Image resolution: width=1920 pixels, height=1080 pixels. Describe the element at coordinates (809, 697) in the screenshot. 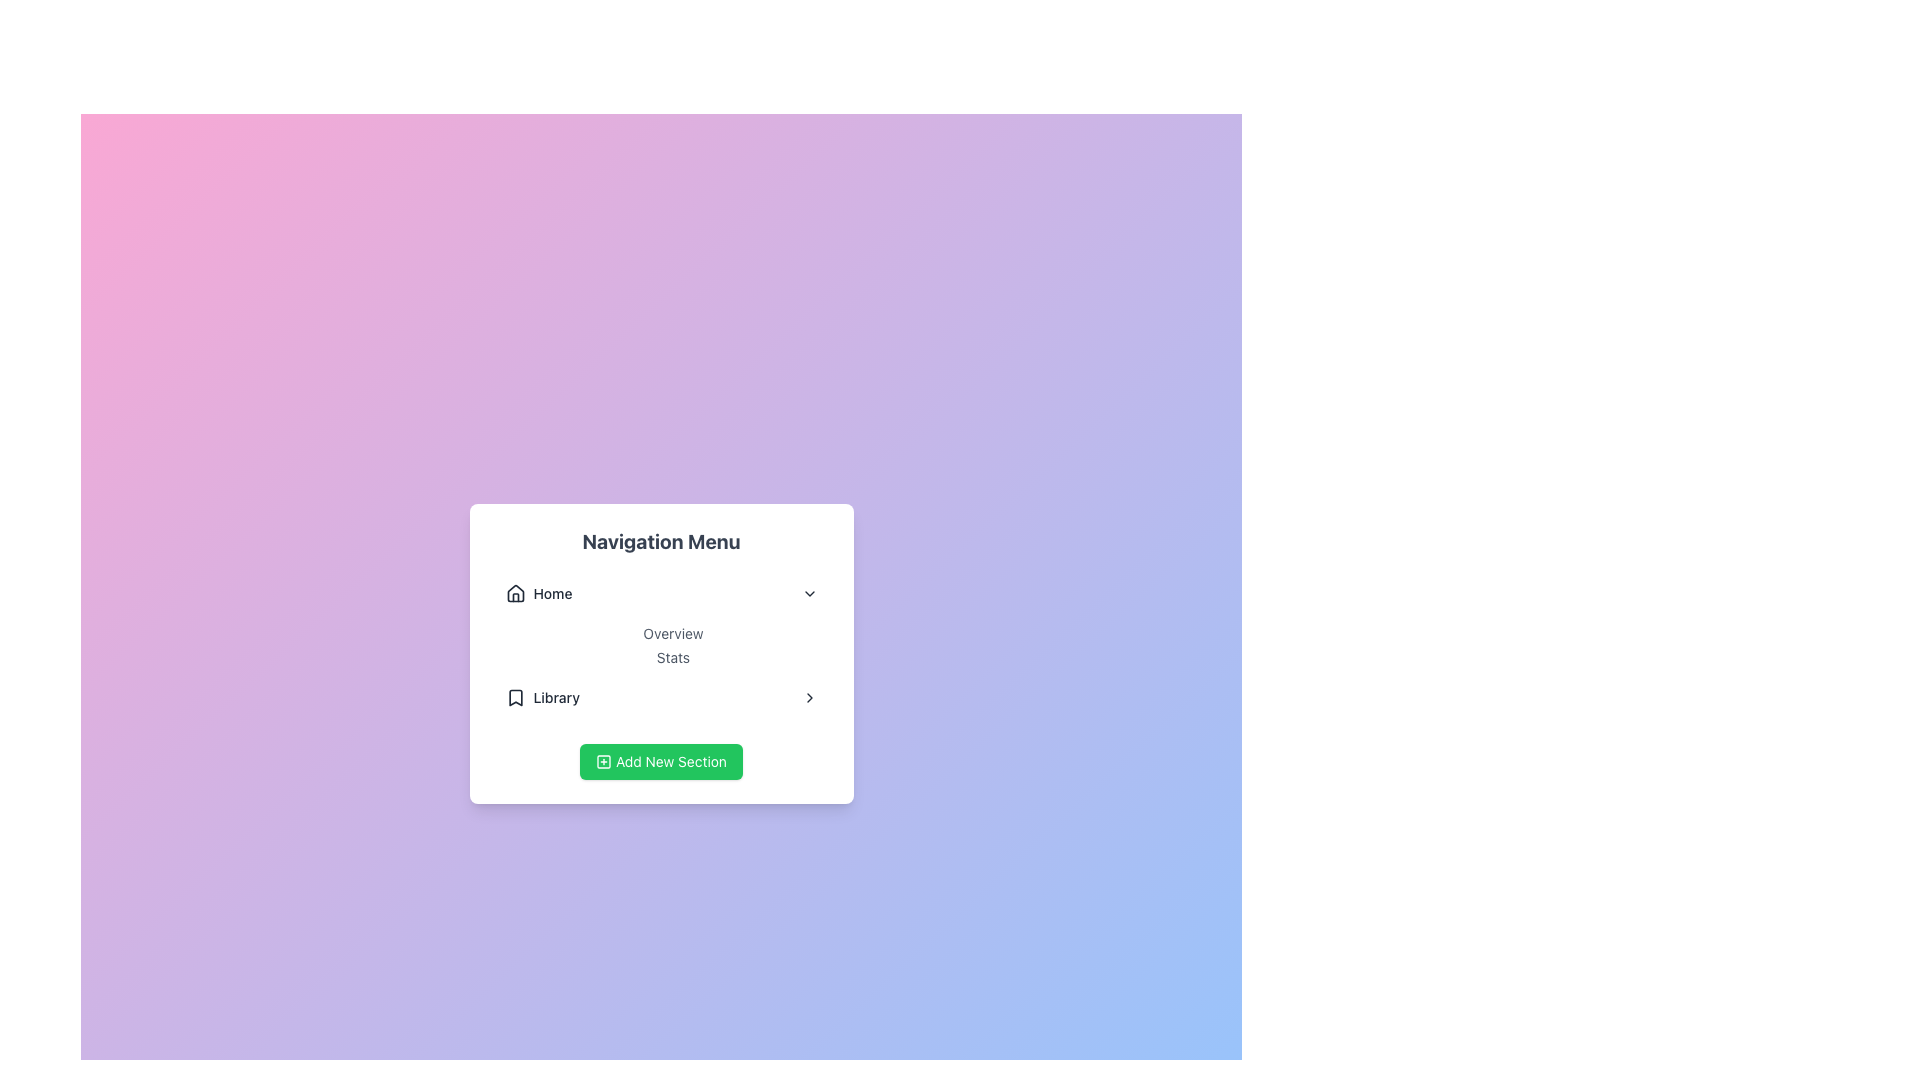

I see `the small right-pointing arrow icon in the 'Library' section` at that location.